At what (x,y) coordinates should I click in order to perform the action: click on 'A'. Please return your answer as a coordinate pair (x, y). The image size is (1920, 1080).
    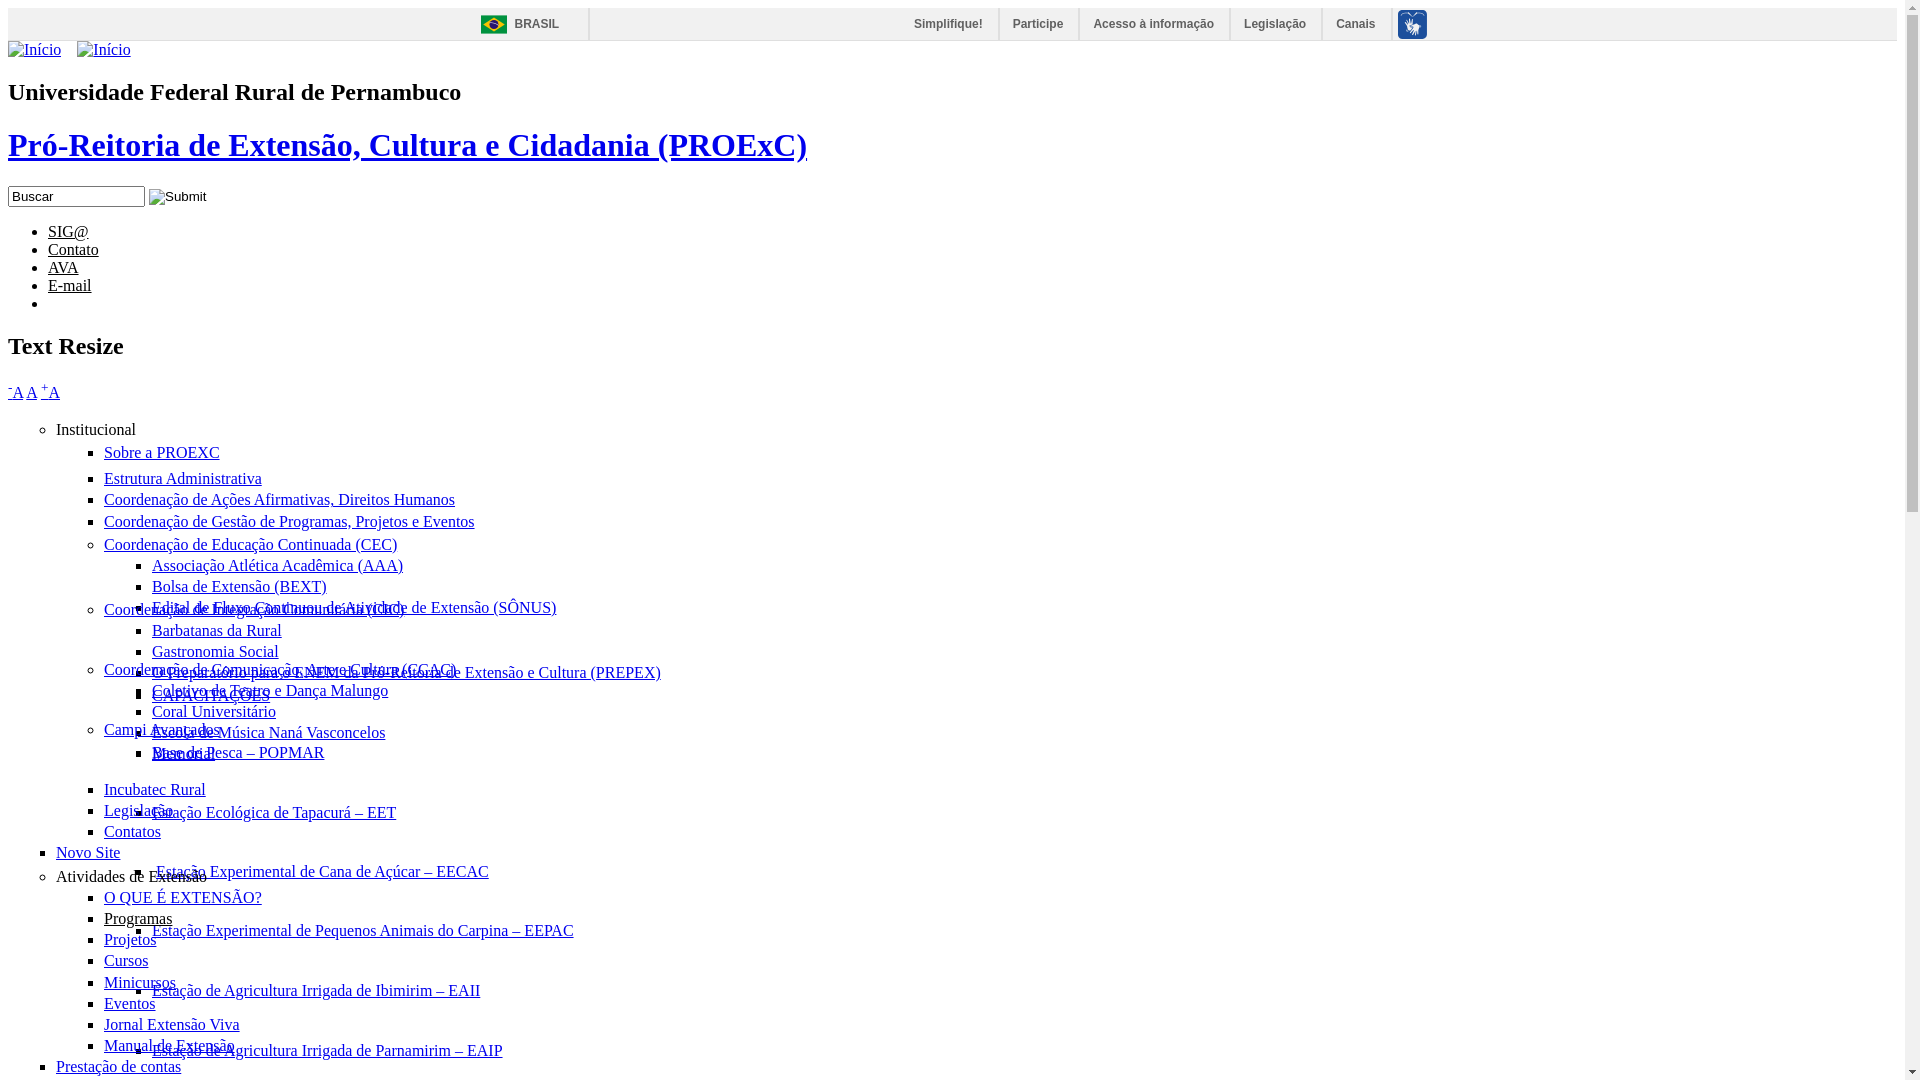
    Looking at the image, I should click on (31, 392).